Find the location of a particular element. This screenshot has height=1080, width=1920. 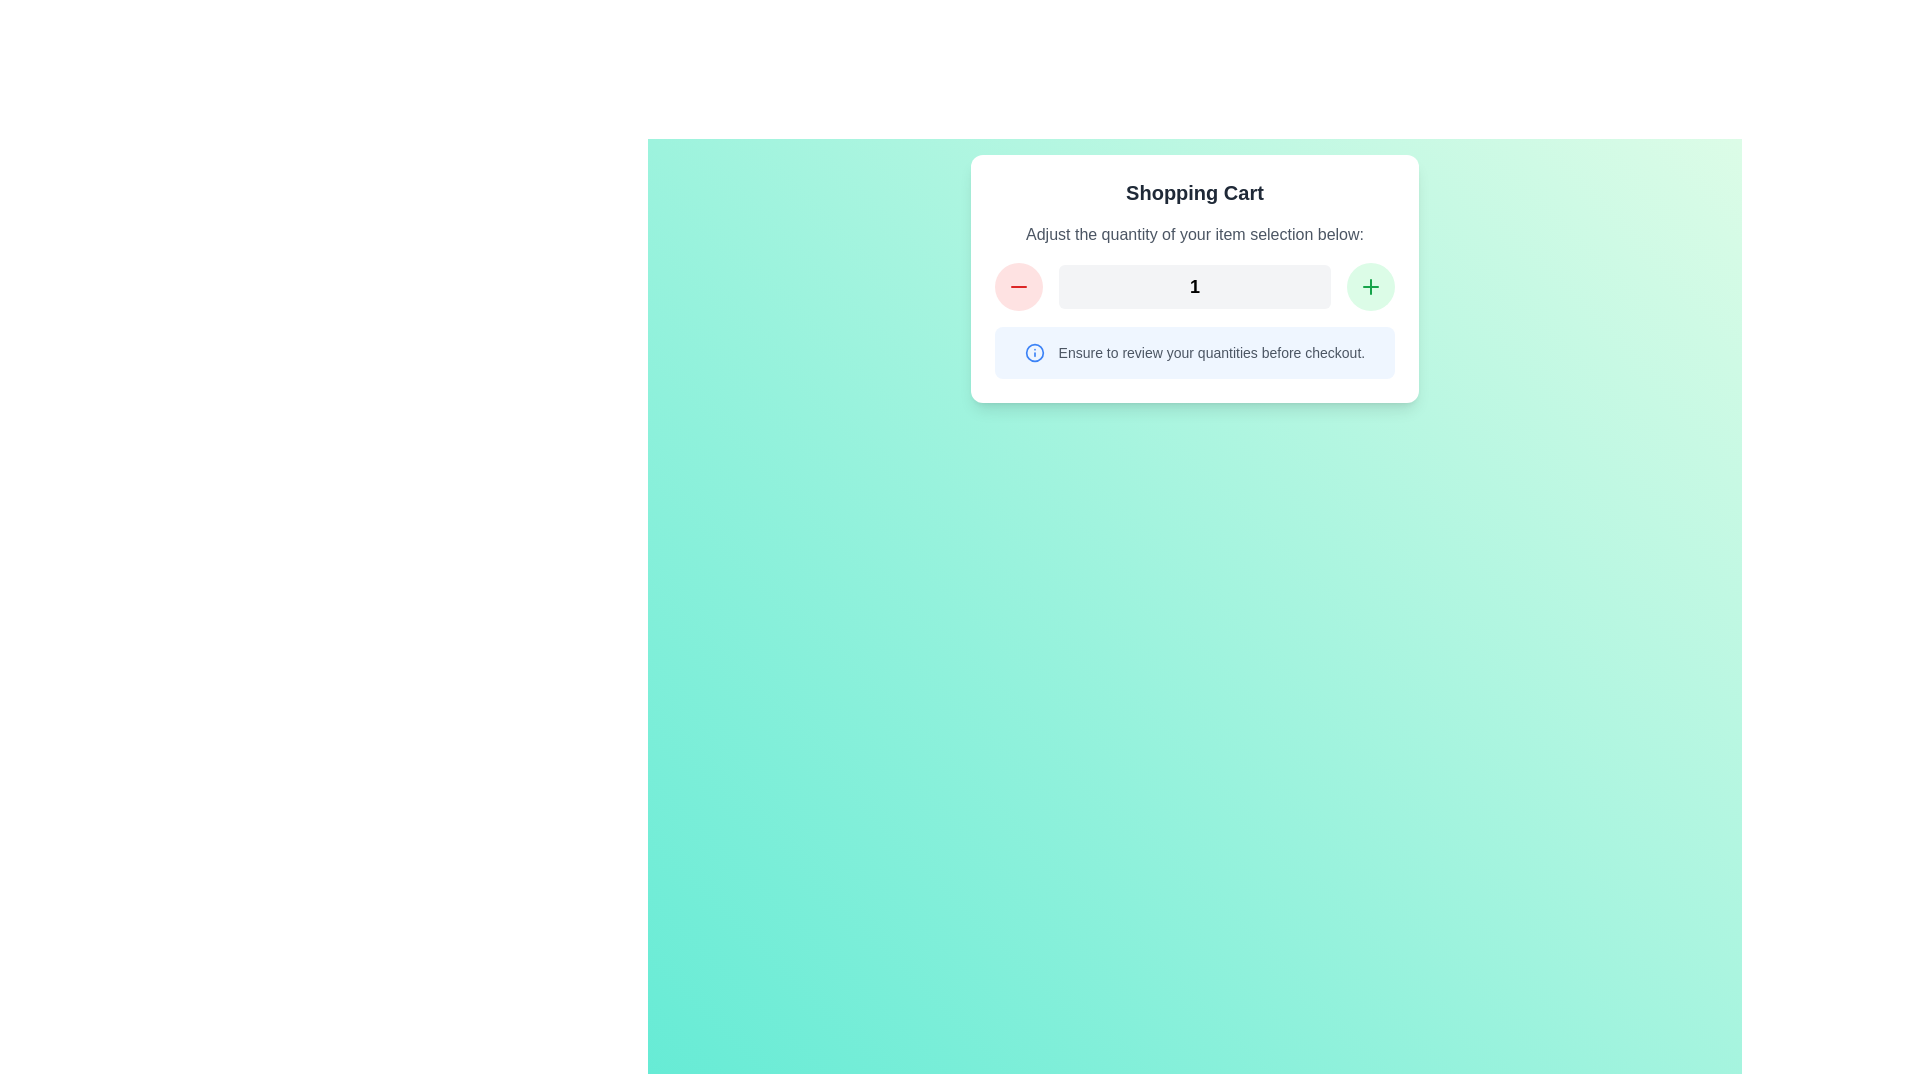

the green circular button with a '+' SVG icon located to the right of the numeric input field in the 'Shopping Cart' interface to increment the numeric value is located at coordinates (1370, 286).